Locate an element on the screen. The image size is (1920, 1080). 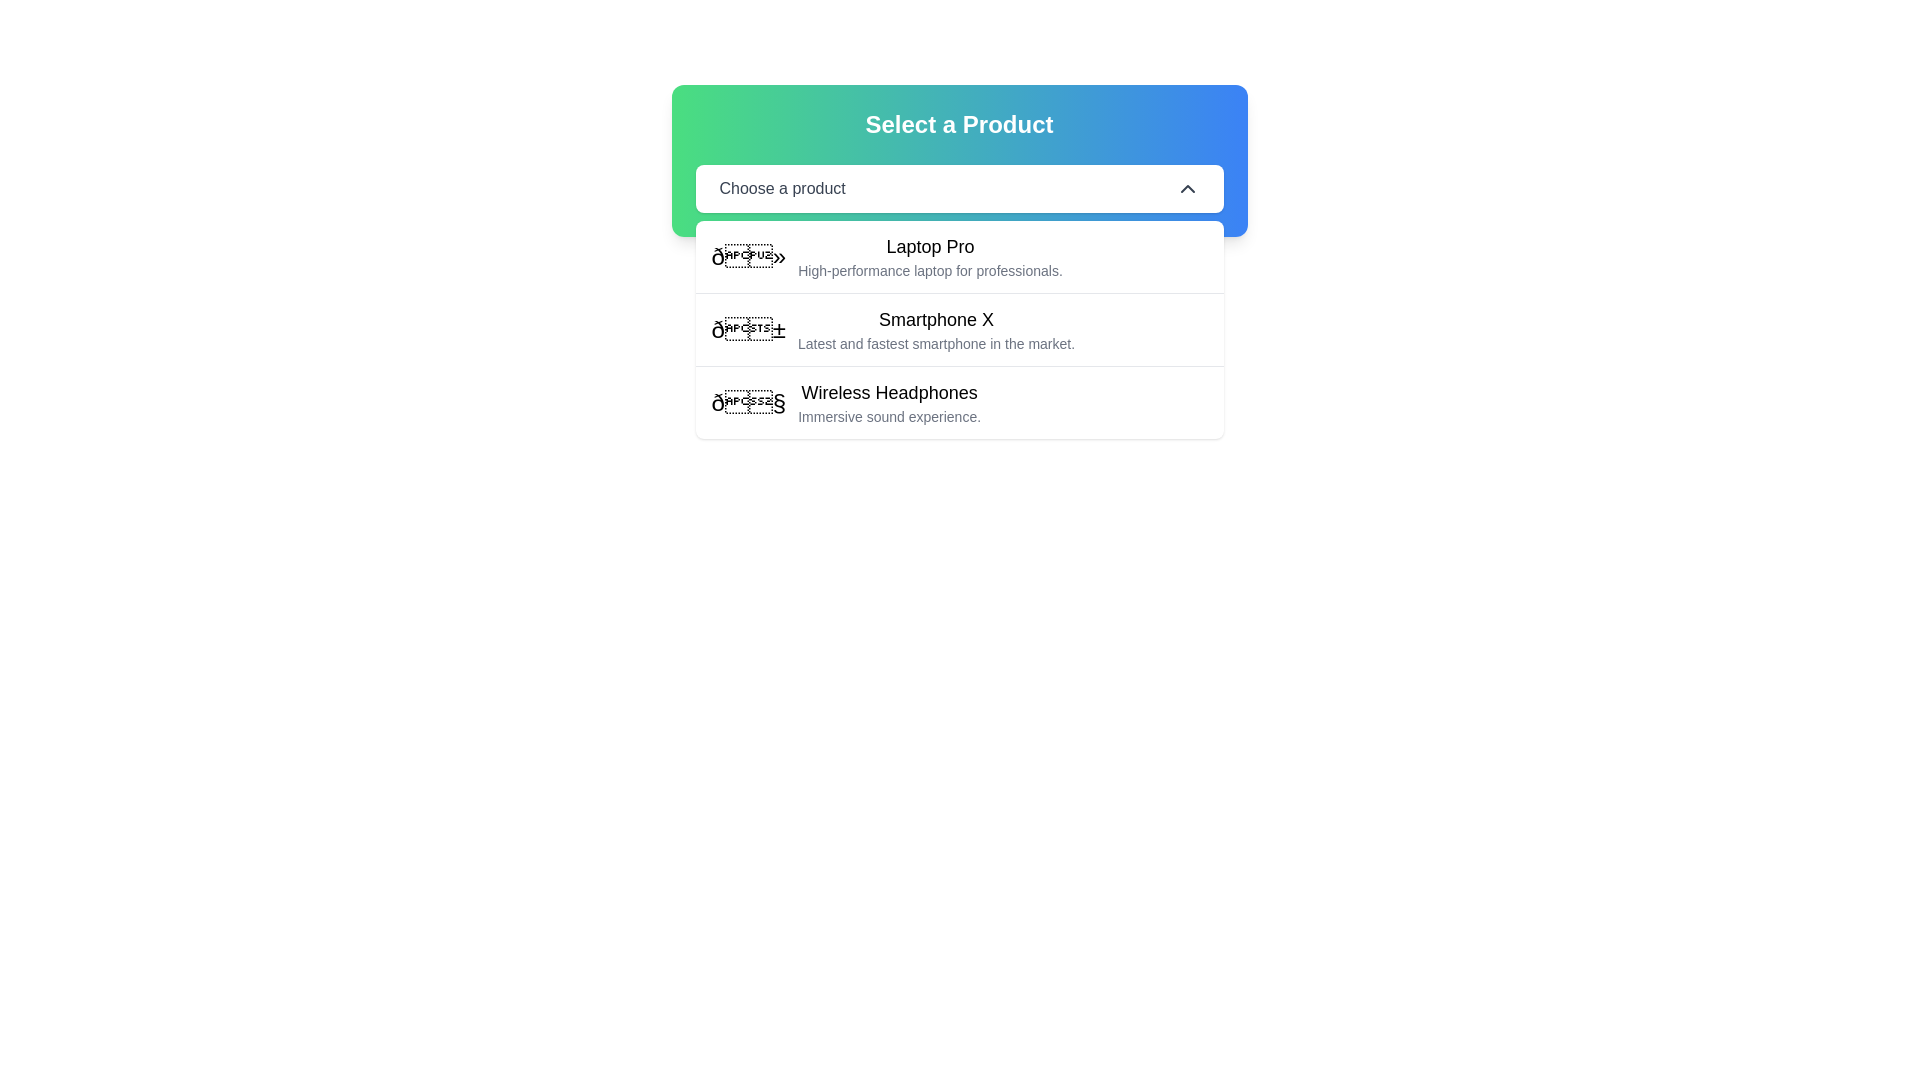
the text block displaying 'Laptop Pro' is located at coordinates (929, 256).